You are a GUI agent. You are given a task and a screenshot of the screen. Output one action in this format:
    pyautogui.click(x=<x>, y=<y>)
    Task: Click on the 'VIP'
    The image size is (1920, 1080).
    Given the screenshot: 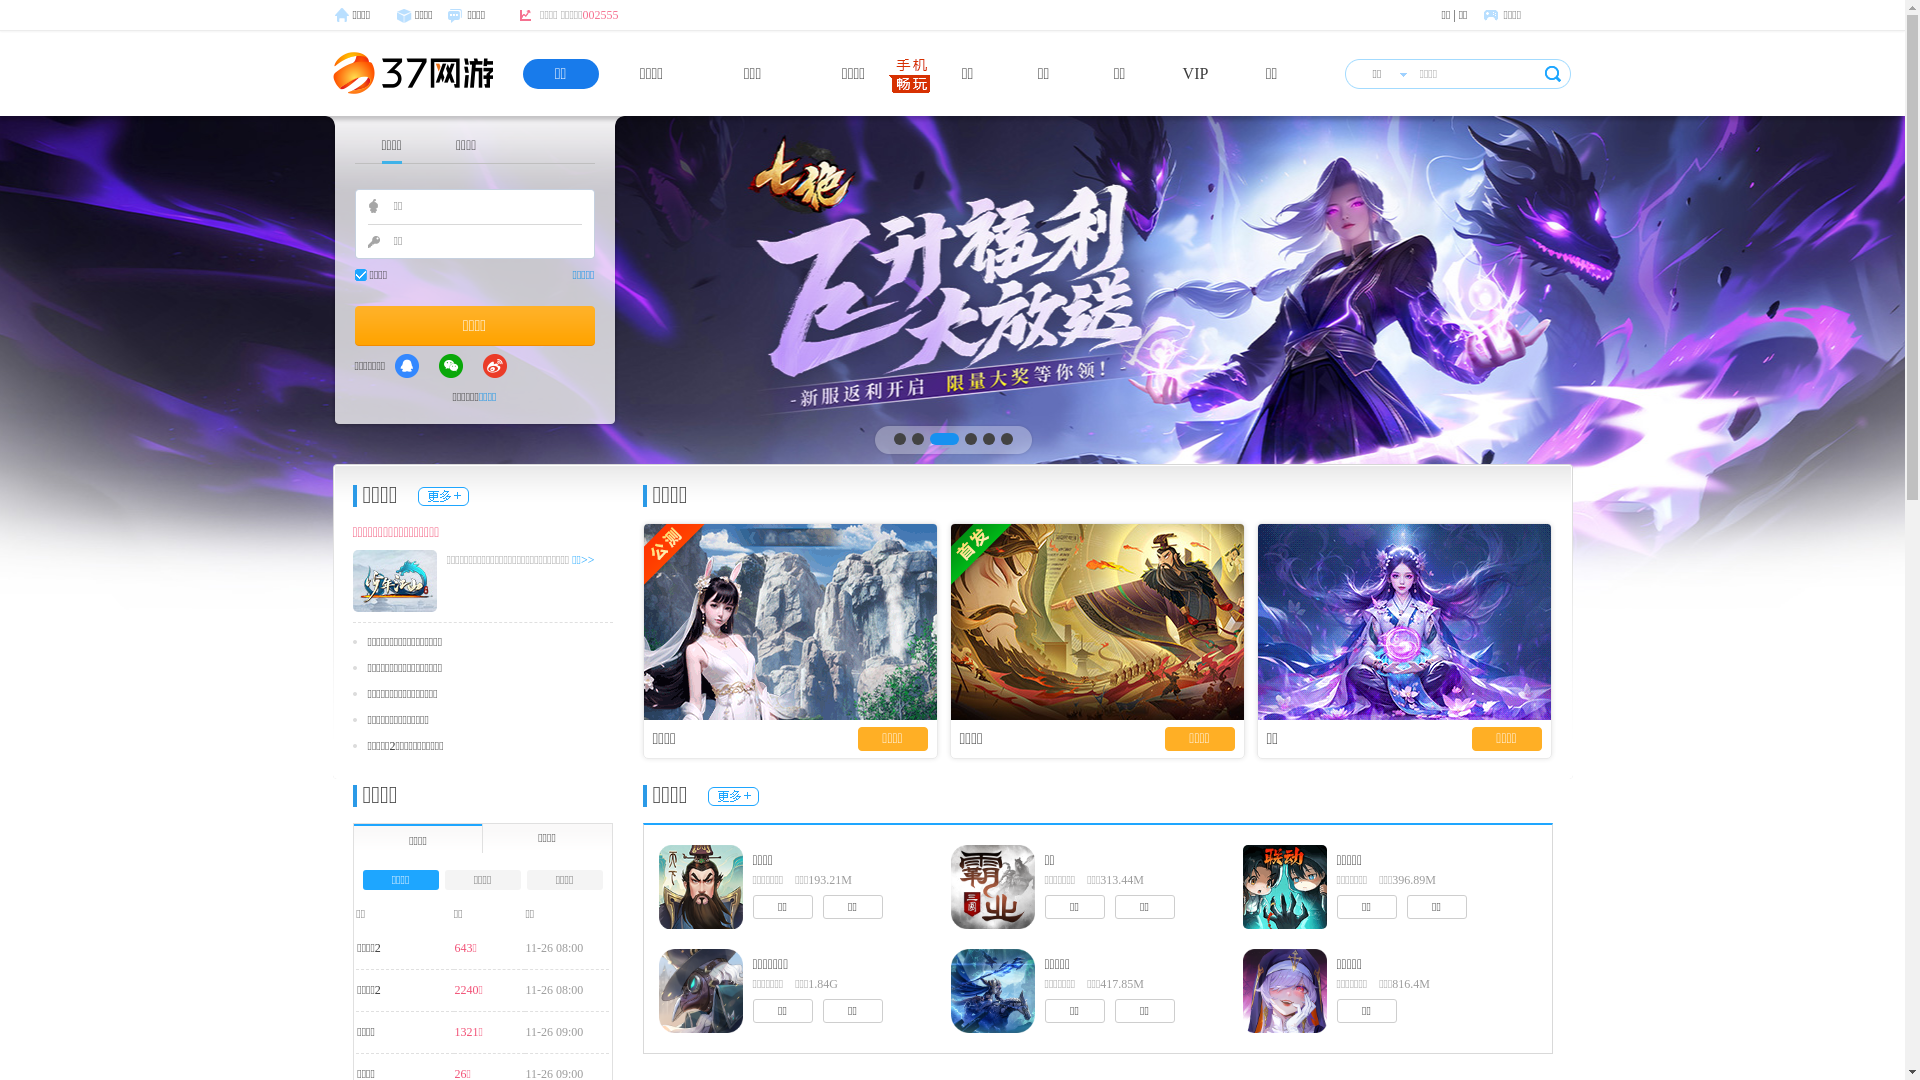 What is the action you would take?
    pyautogui.click(x=1195, y=72)
    